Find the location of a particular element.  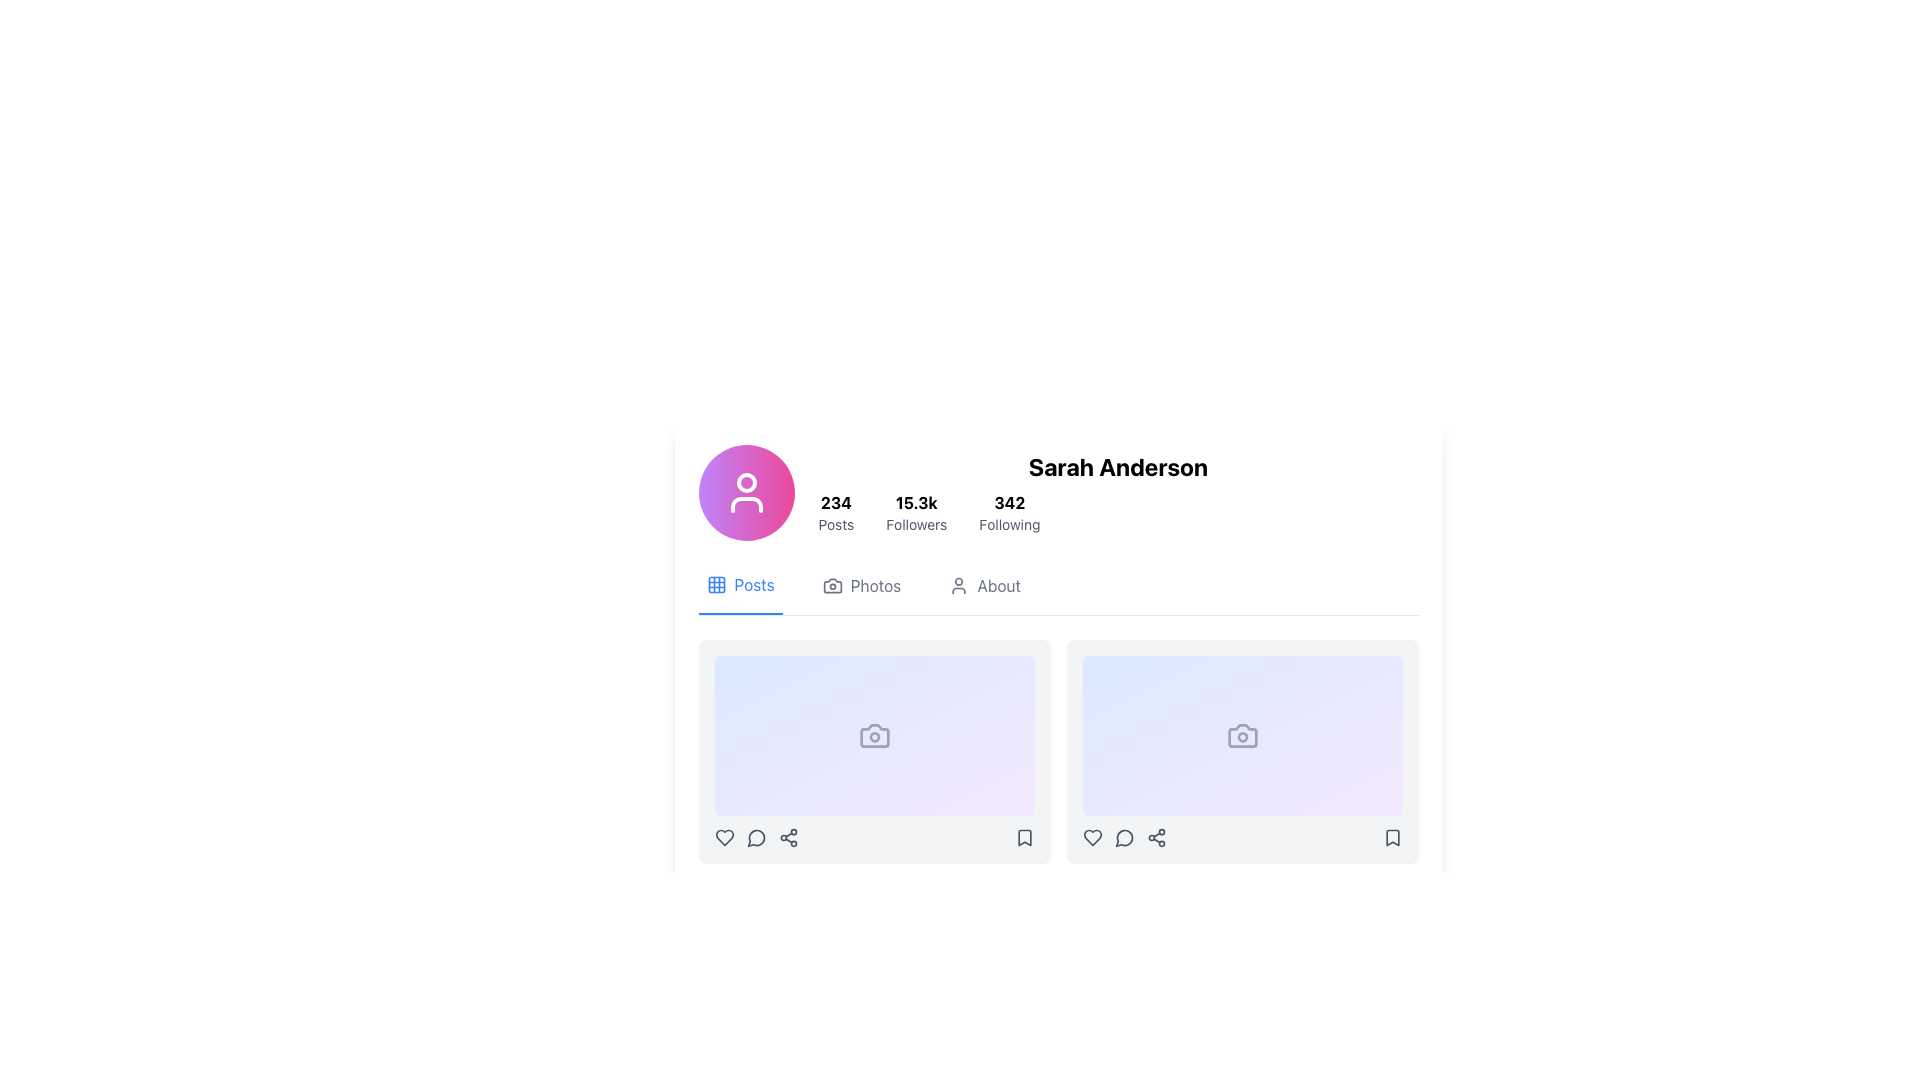

the comment icon in the bottom right of the content card is located at coordinates (1124, 837).